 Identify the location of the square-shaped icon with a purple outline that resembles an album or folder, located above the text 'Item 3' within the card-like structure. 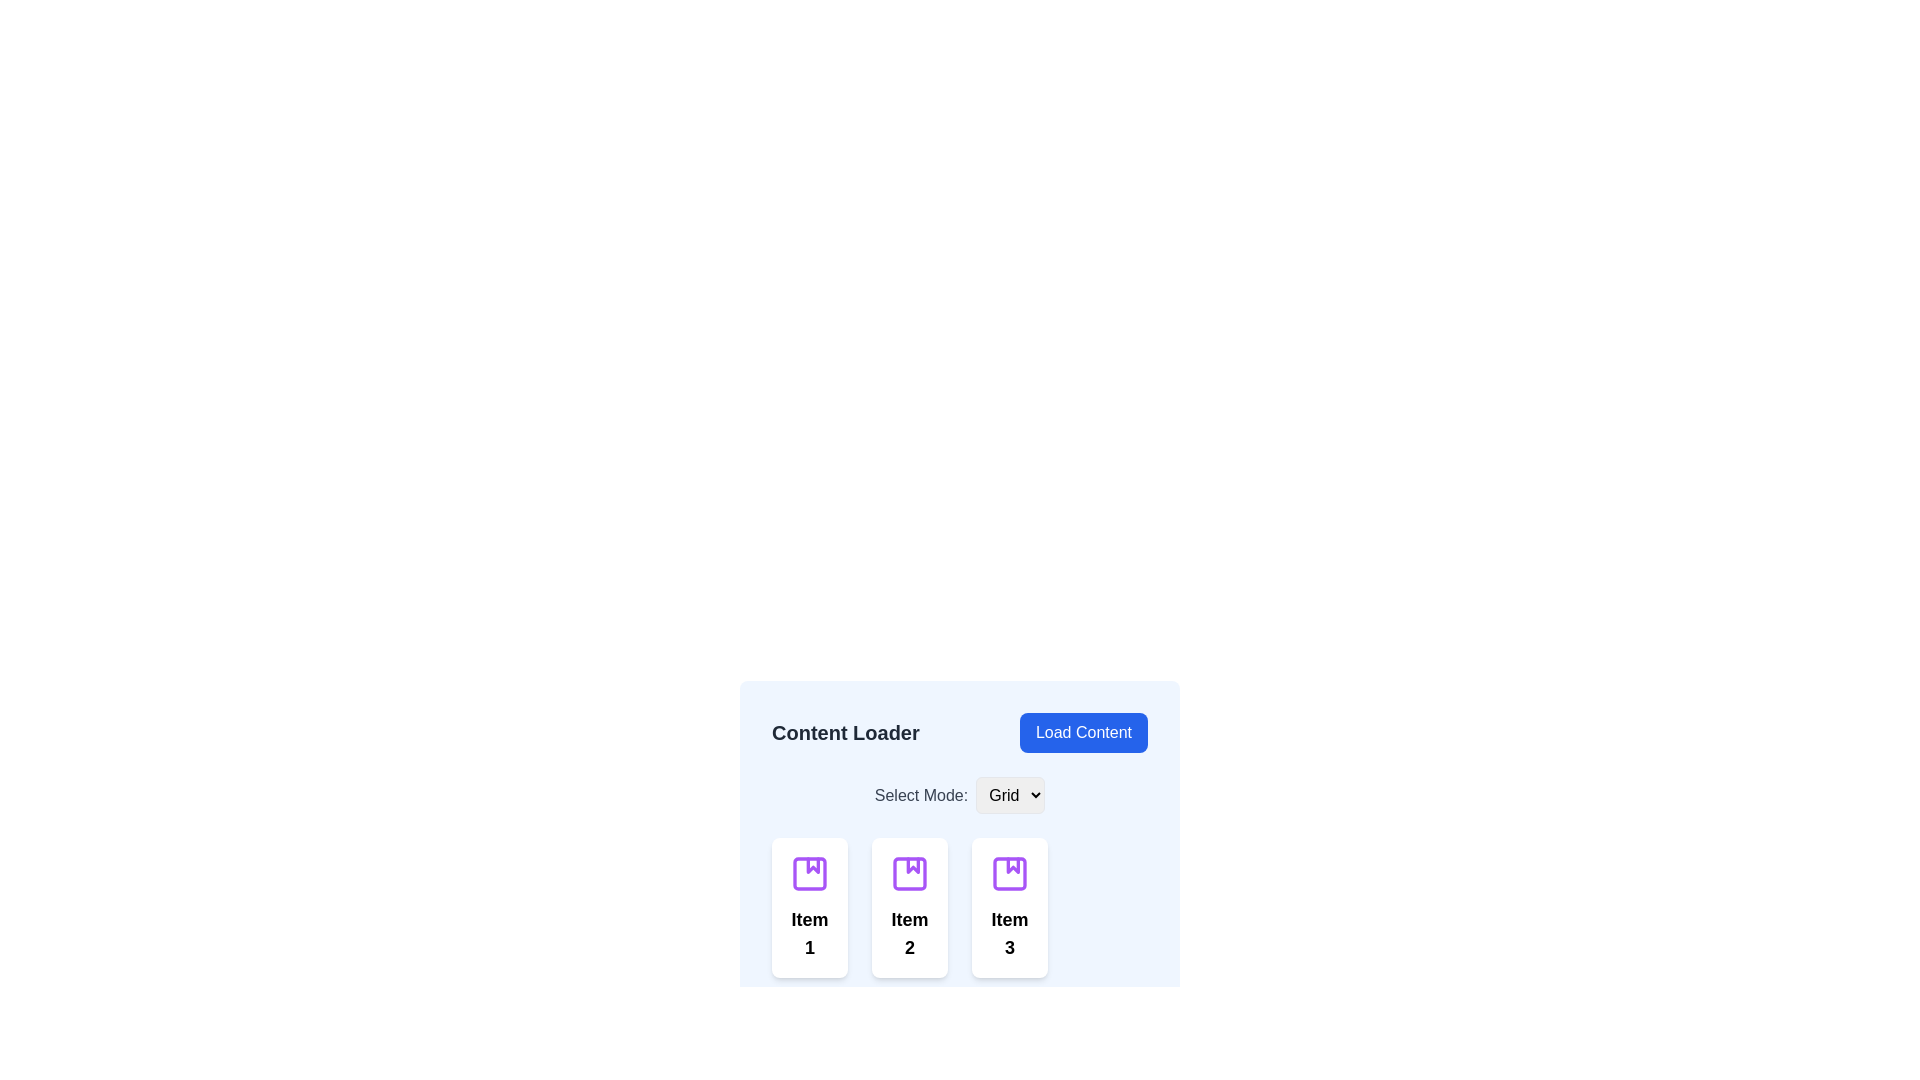
(1009, 873).